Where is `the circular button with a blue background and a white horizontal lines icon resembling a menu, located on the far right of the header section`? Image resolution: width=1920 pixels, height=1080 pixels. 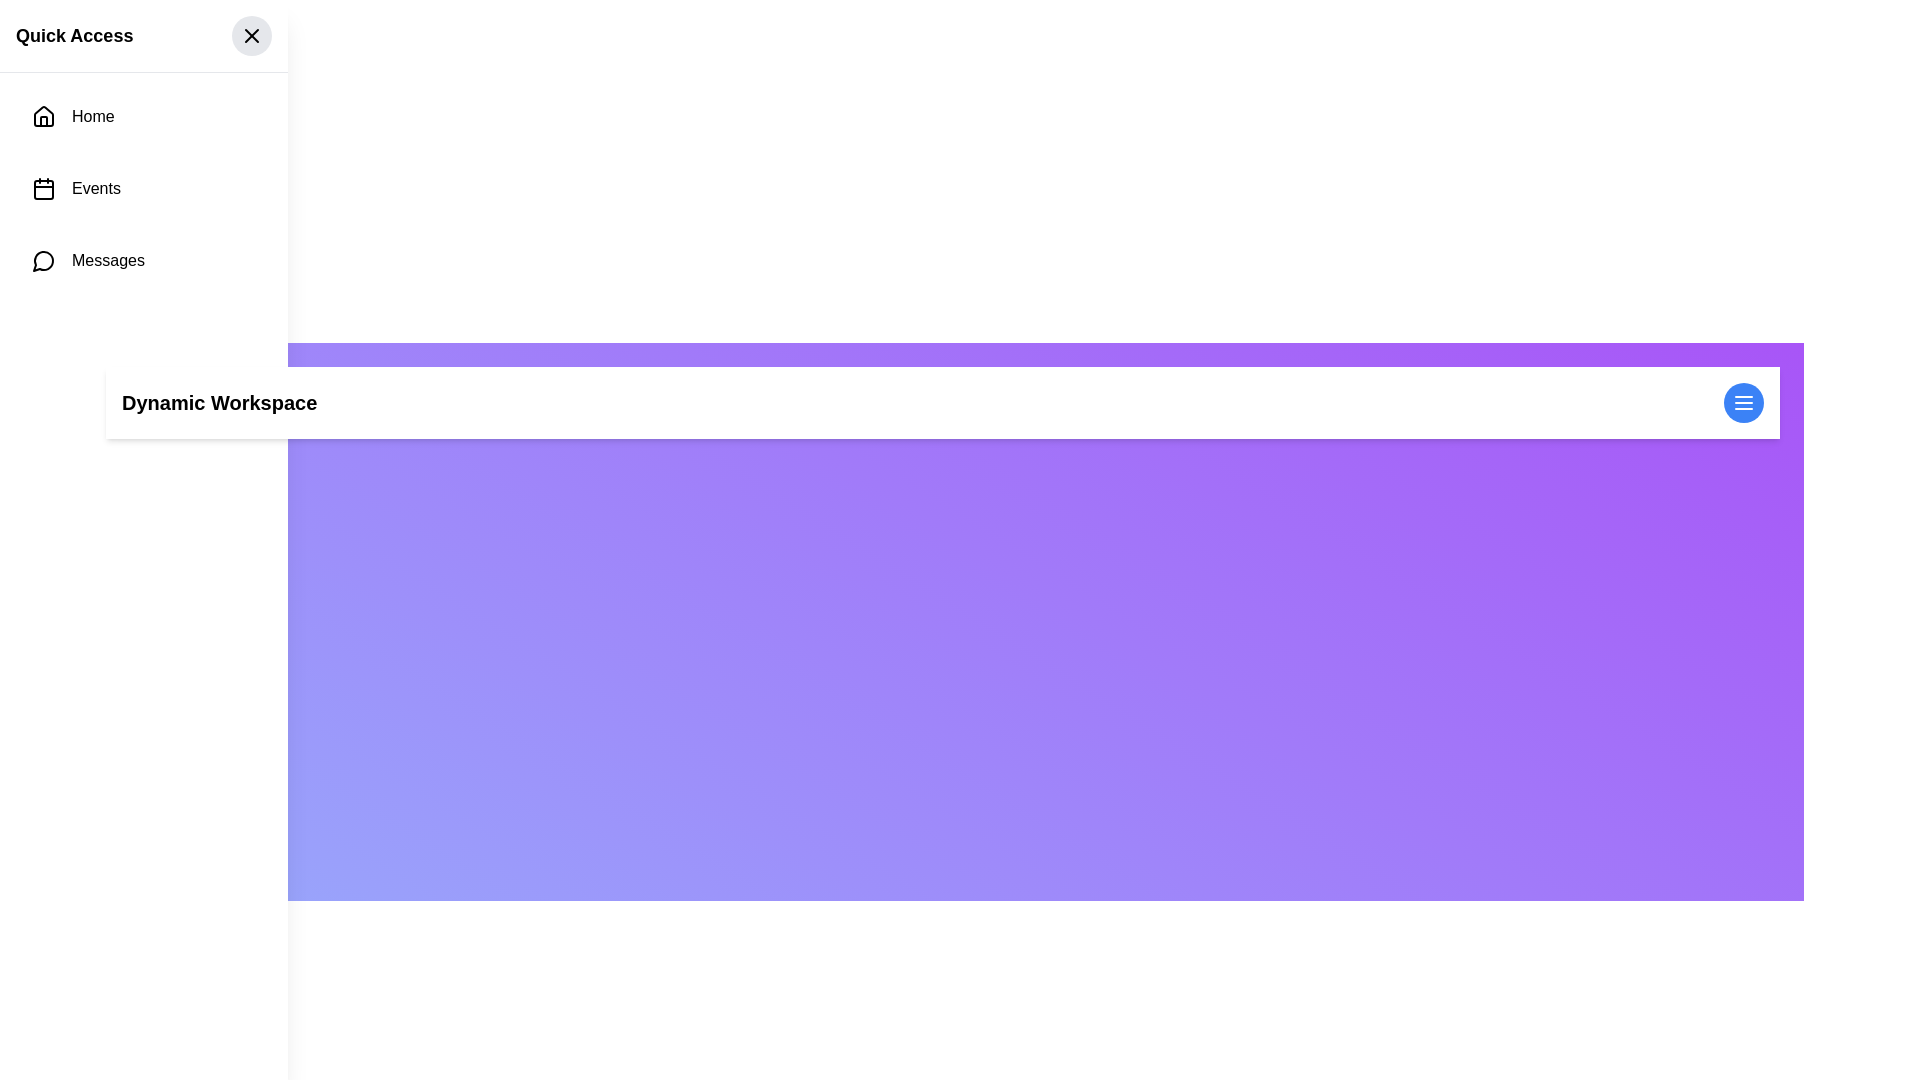 the circular button with a blue background and a white horizontal lines icon resembling a menu, located on the far right of the header section is located at coordinates (1742, 402).